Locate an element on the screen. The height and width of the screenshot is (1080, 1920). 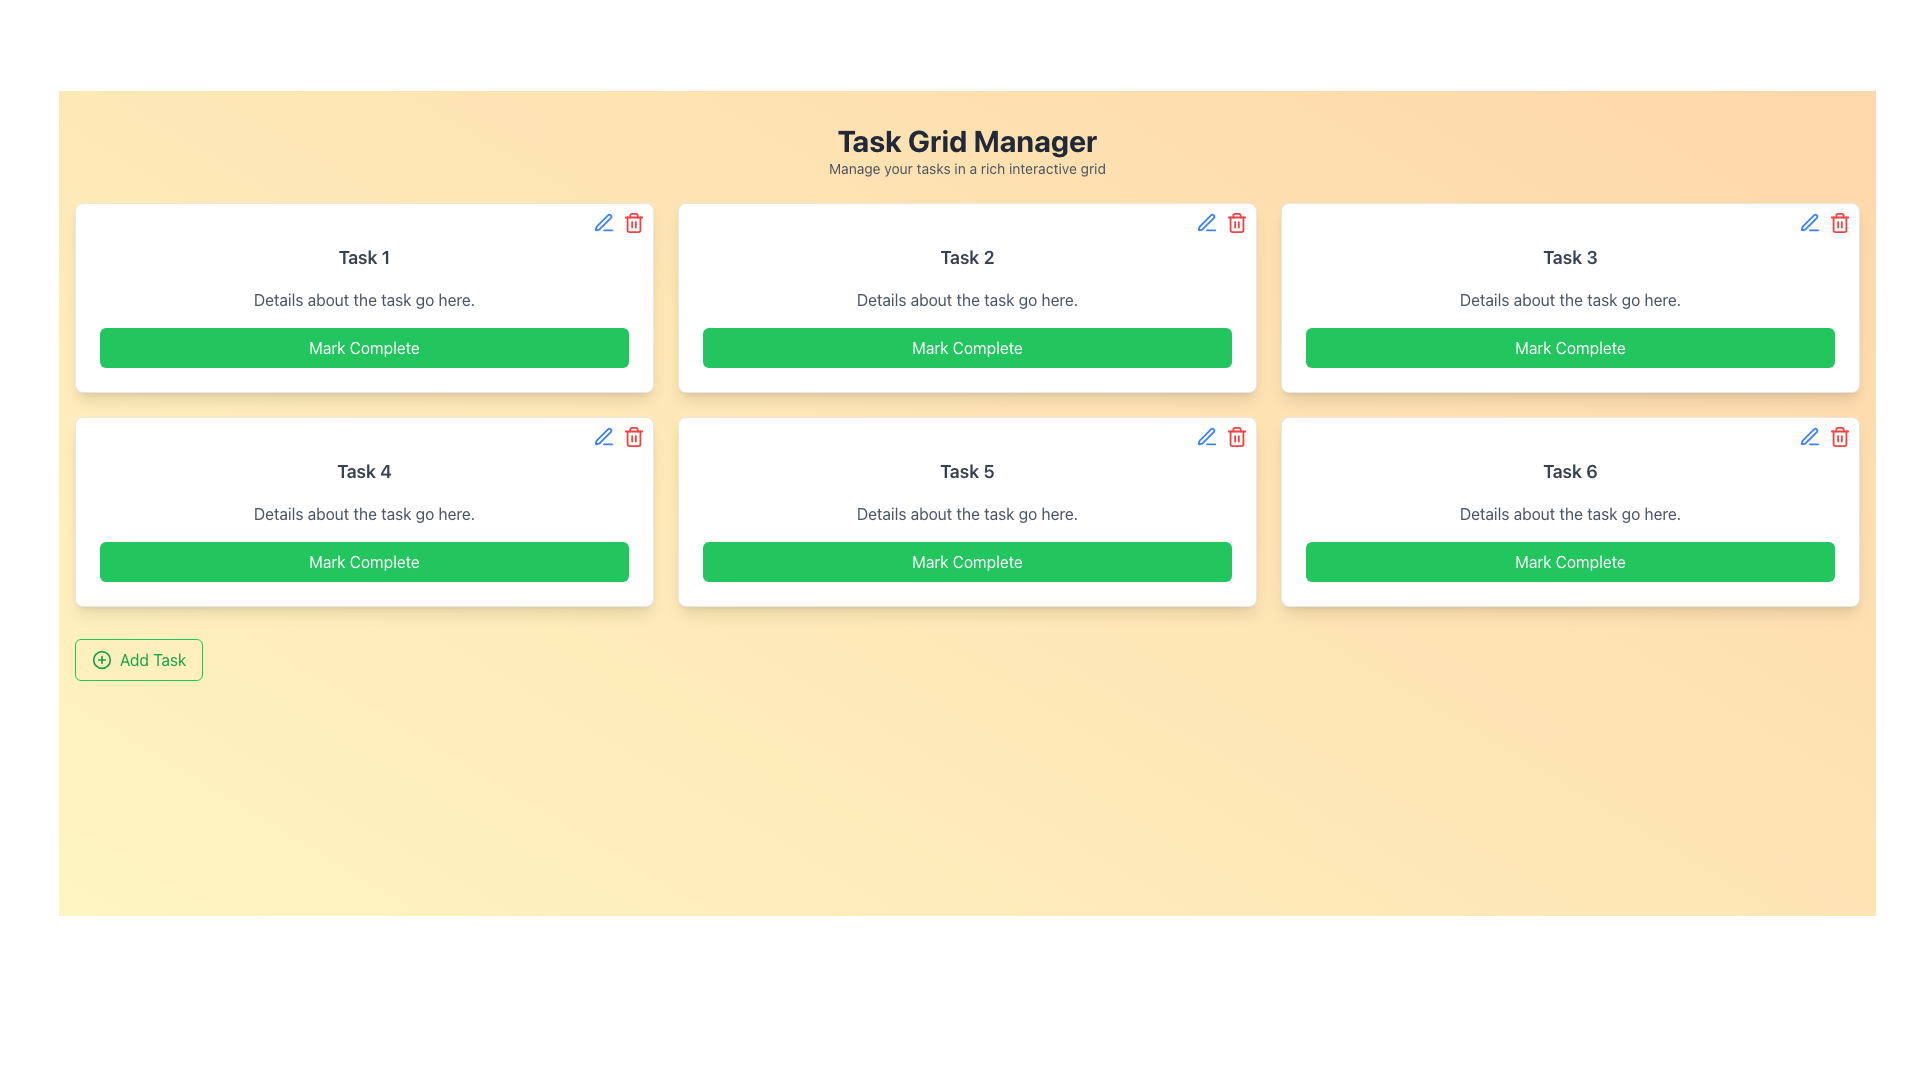
the blue pen-shaped edit icon located at the top right corner of the task card is located at coordinates (1205, 223).